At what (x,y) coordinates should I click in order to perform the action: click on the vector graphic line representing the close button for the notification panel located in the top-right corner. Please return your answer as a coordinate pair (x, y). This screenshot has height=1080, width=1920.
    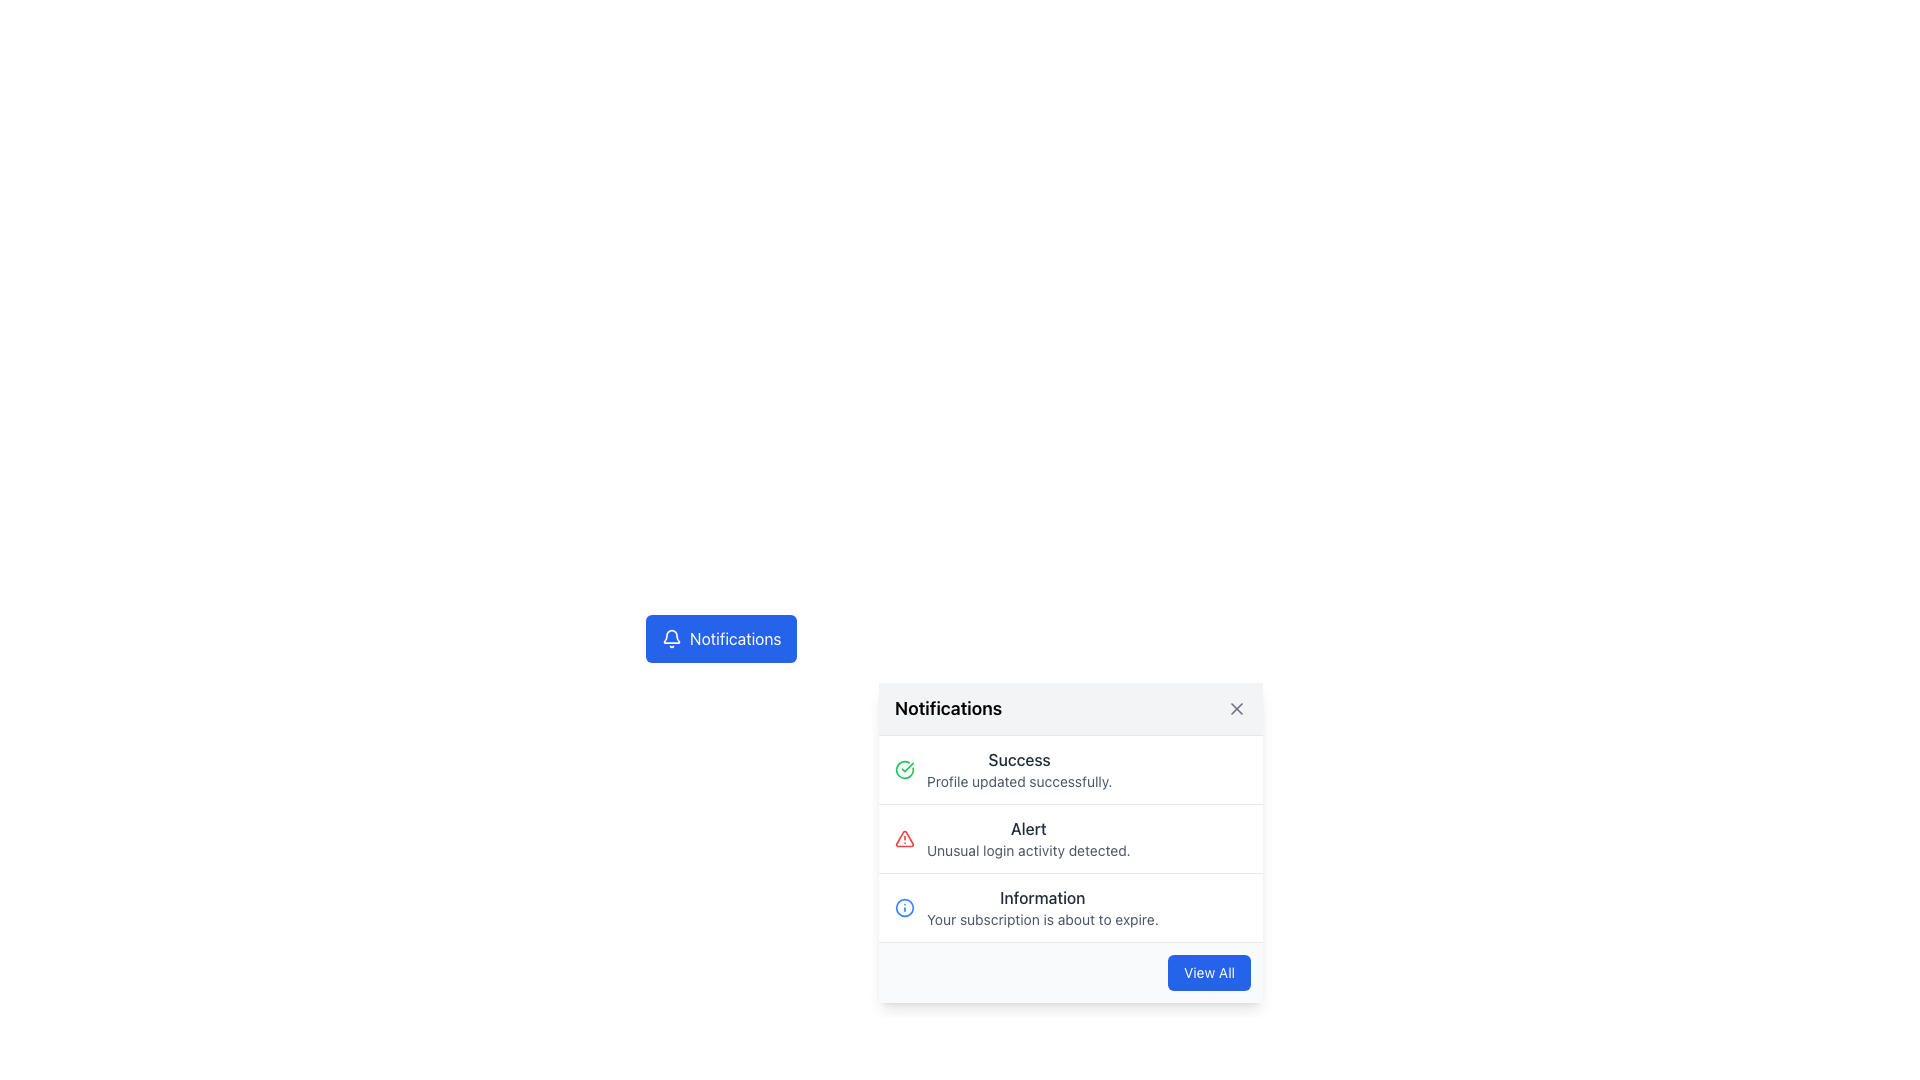
    Looking at the image, I should click on (1236, 708).